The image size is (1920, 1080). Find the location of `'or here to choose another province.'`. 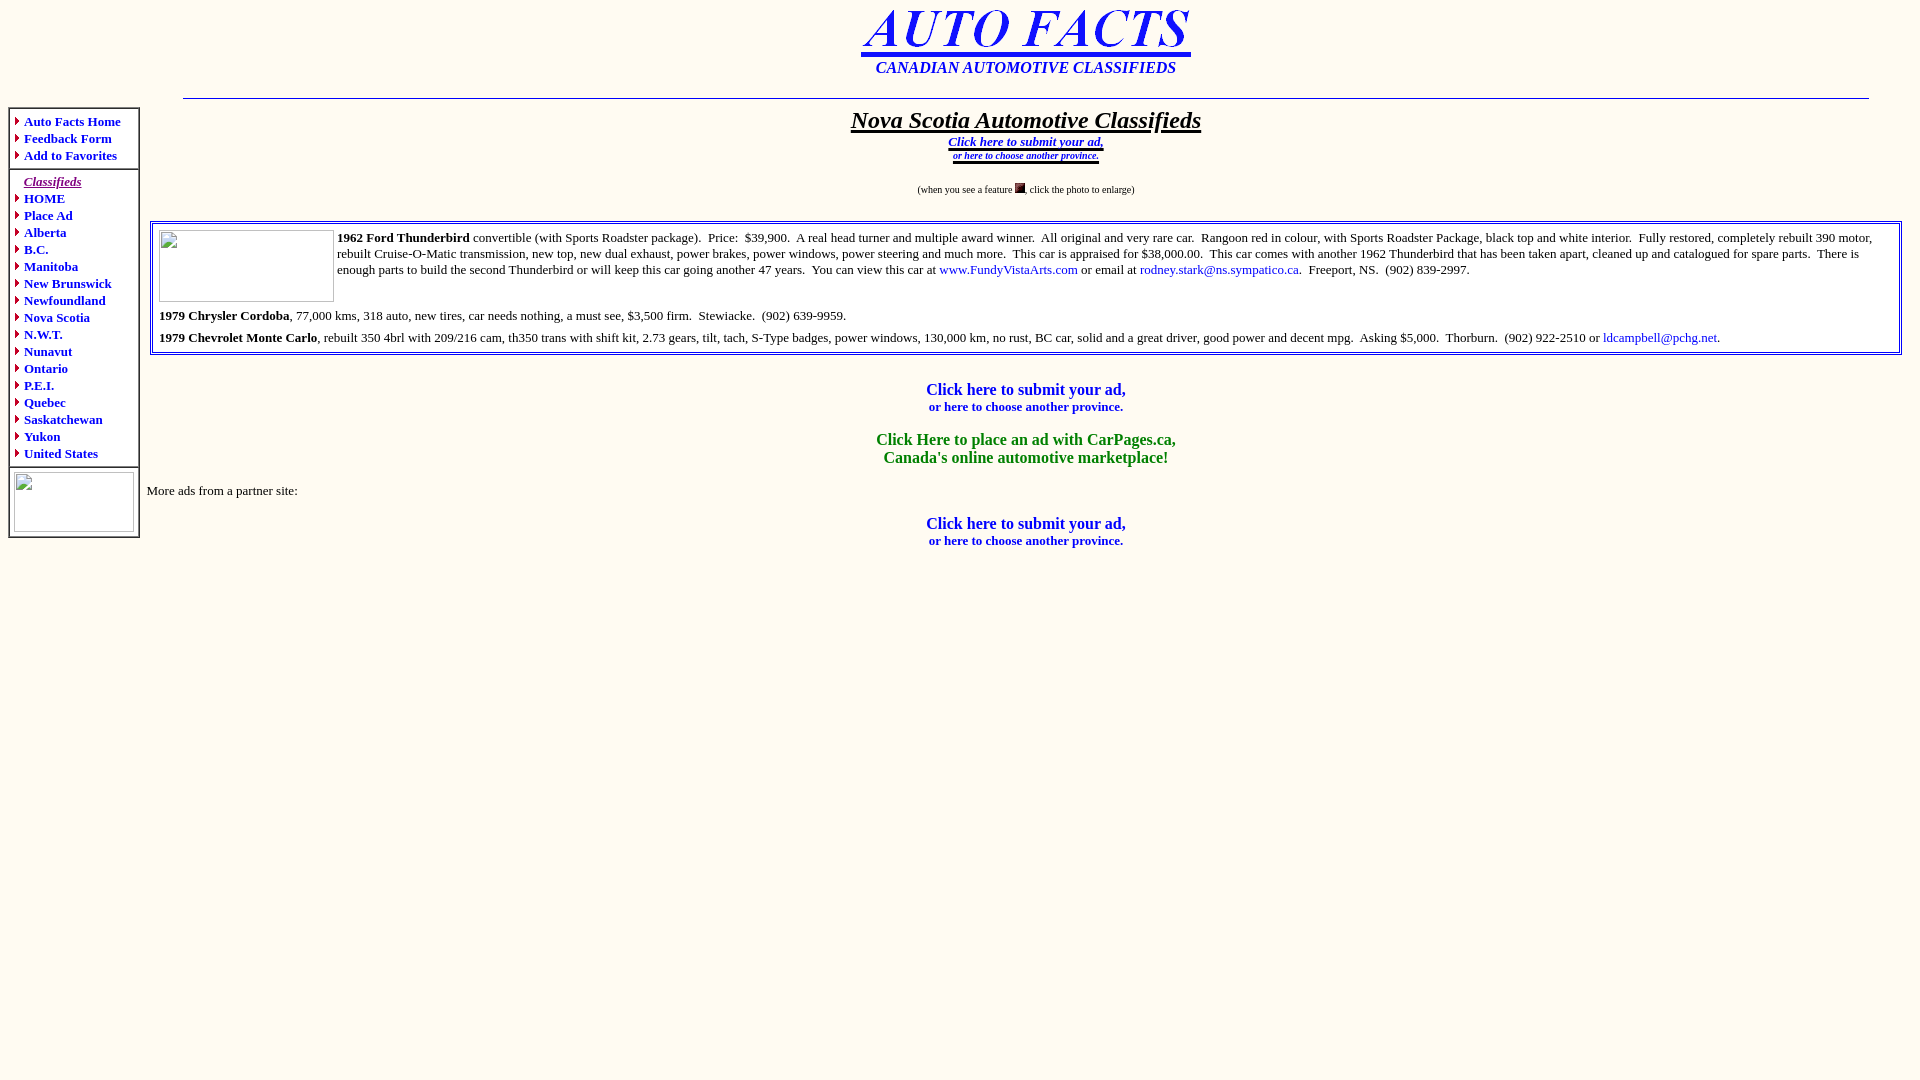

'or here to choose another province.' is located at coordinates (952, 149).